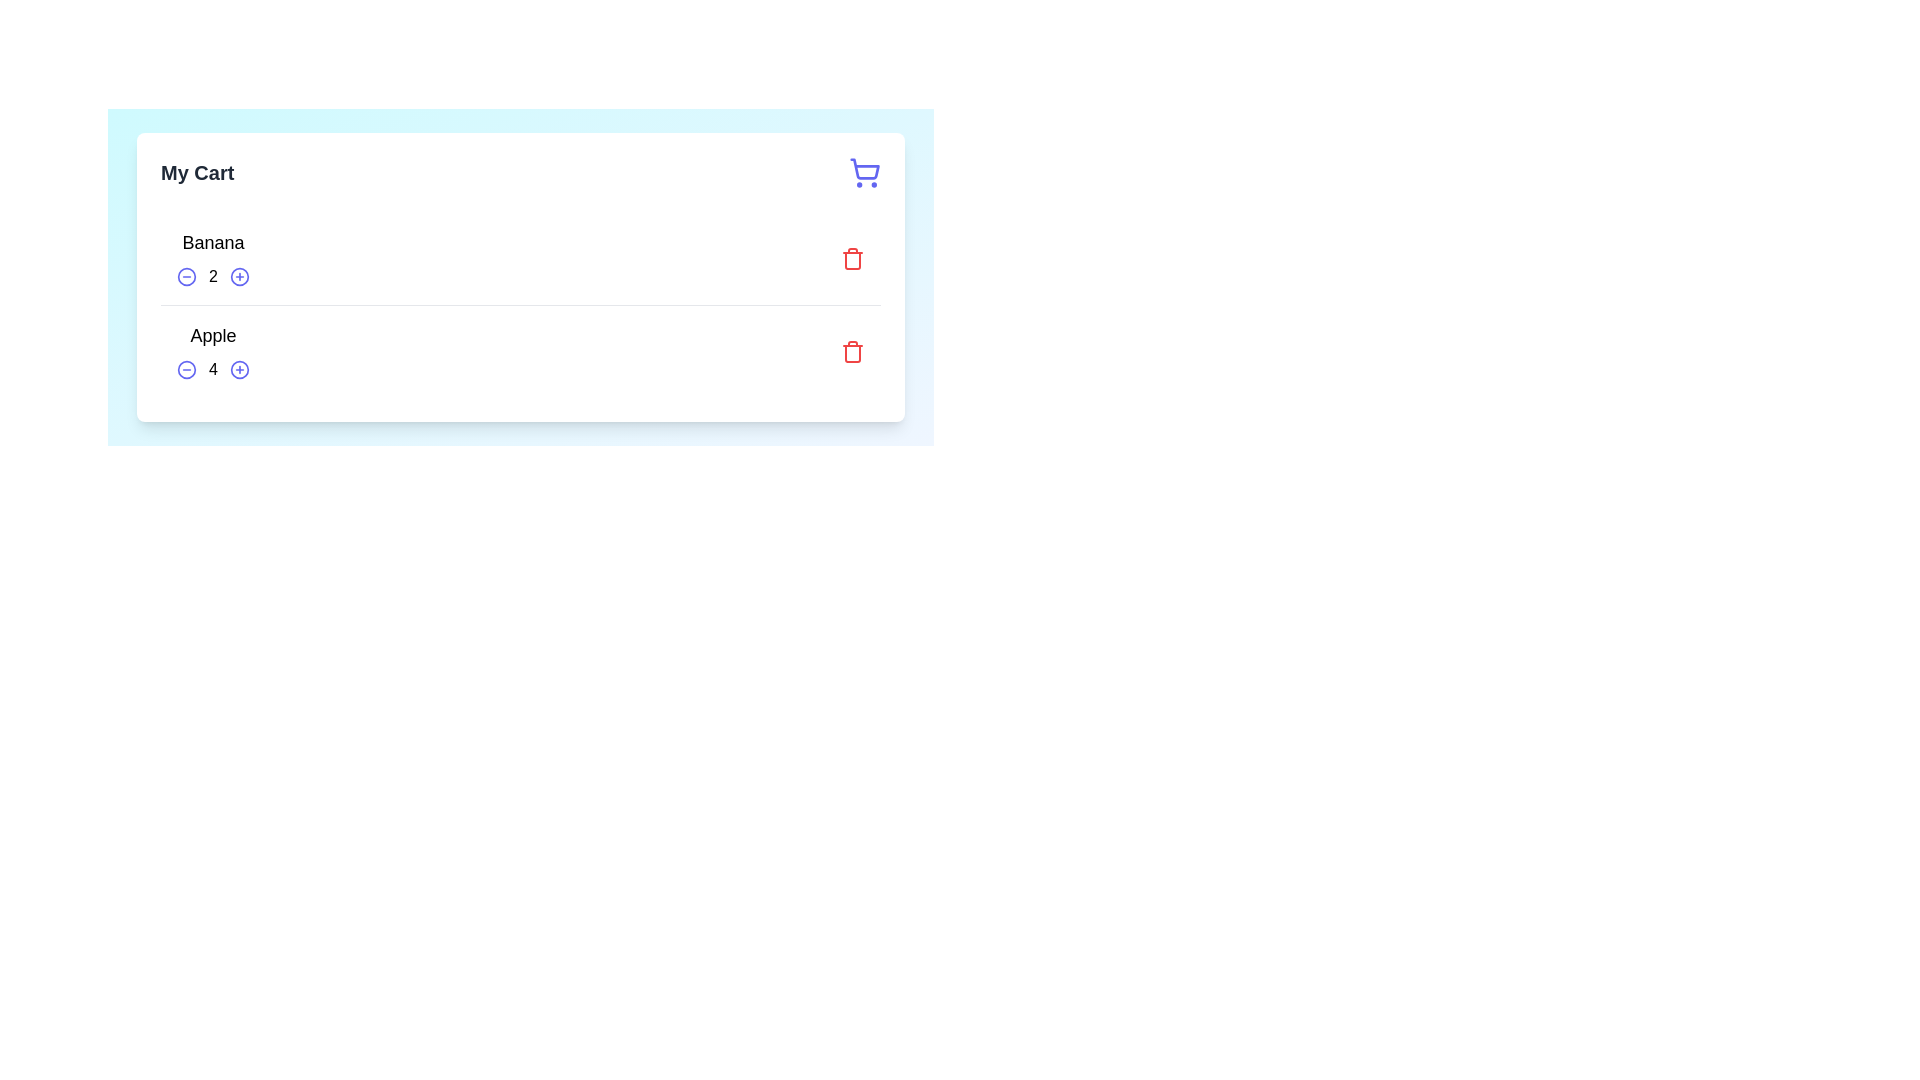 The width and height of the screenshot is (1920, 1080). What do you see at coordinates (240, 370) in the screenshot?
I see `the circular button with a blue outline and a plus sign, located to the right of the number '4'` at bounding box center [240, 370].